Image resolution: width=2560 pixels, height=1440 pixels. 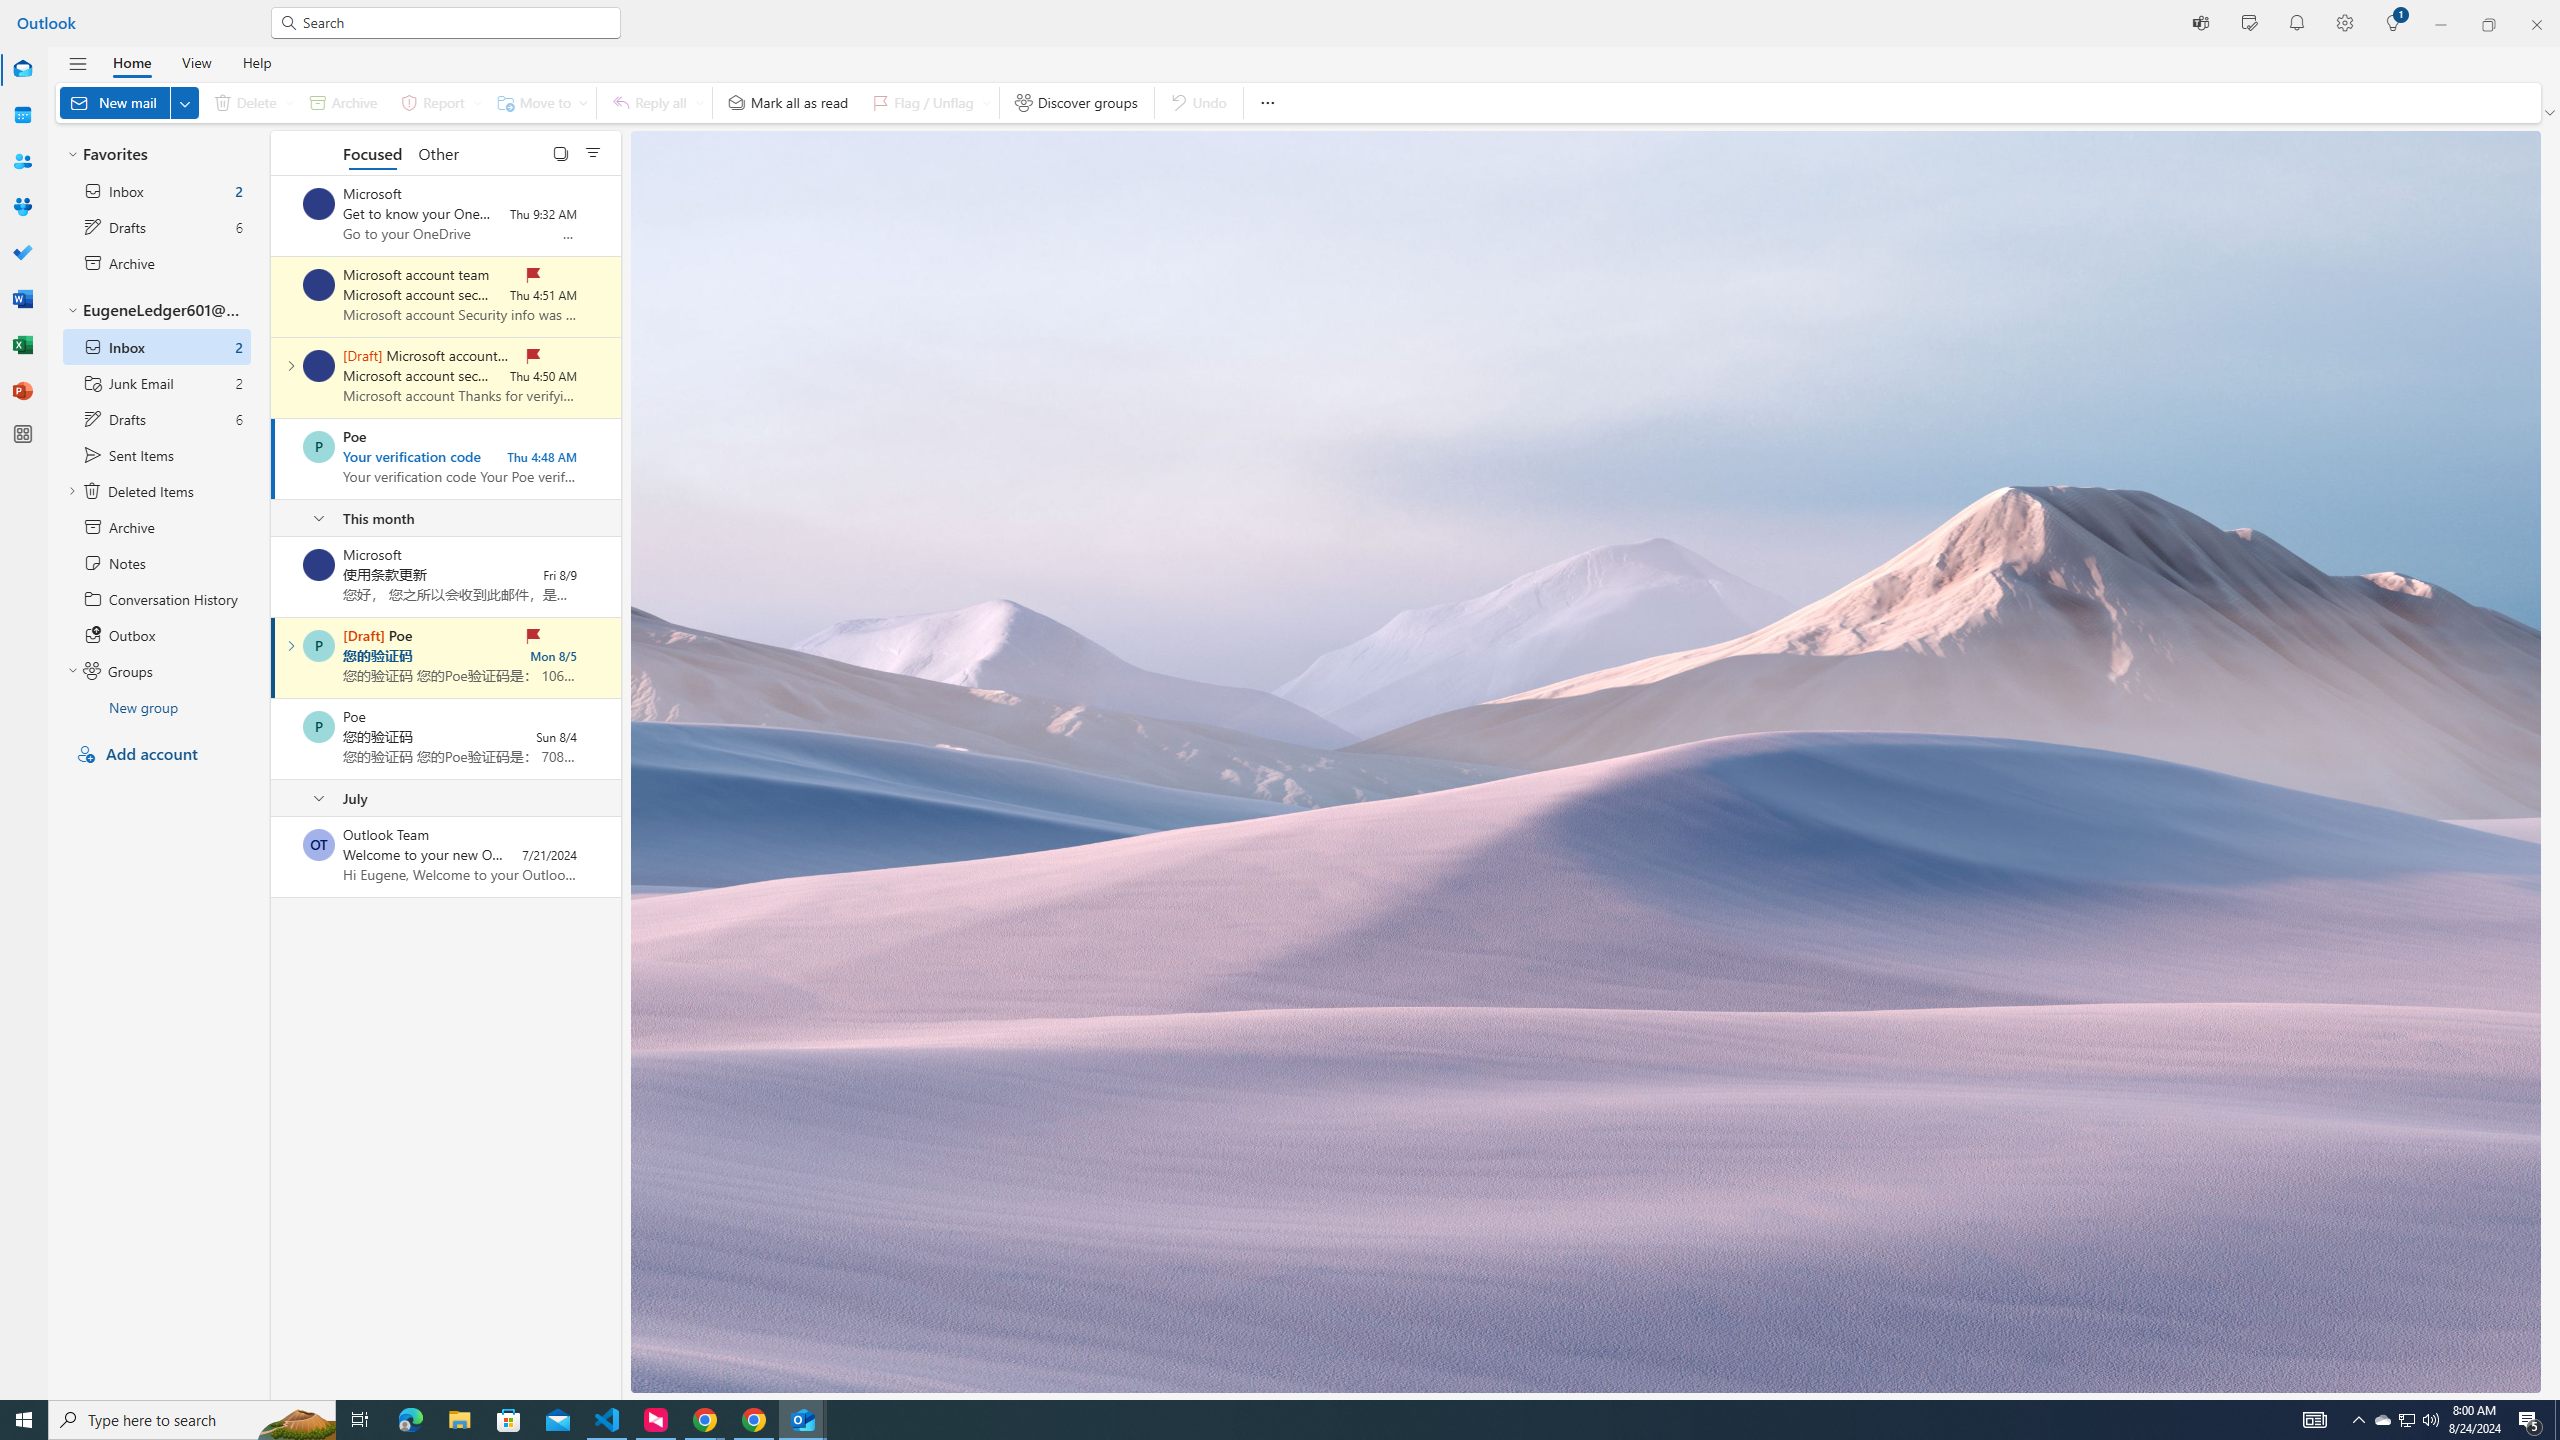 What do you see at coordinates (436, 153) in the screenshot?
I see `'Other'` at bounding box center [436, 153].